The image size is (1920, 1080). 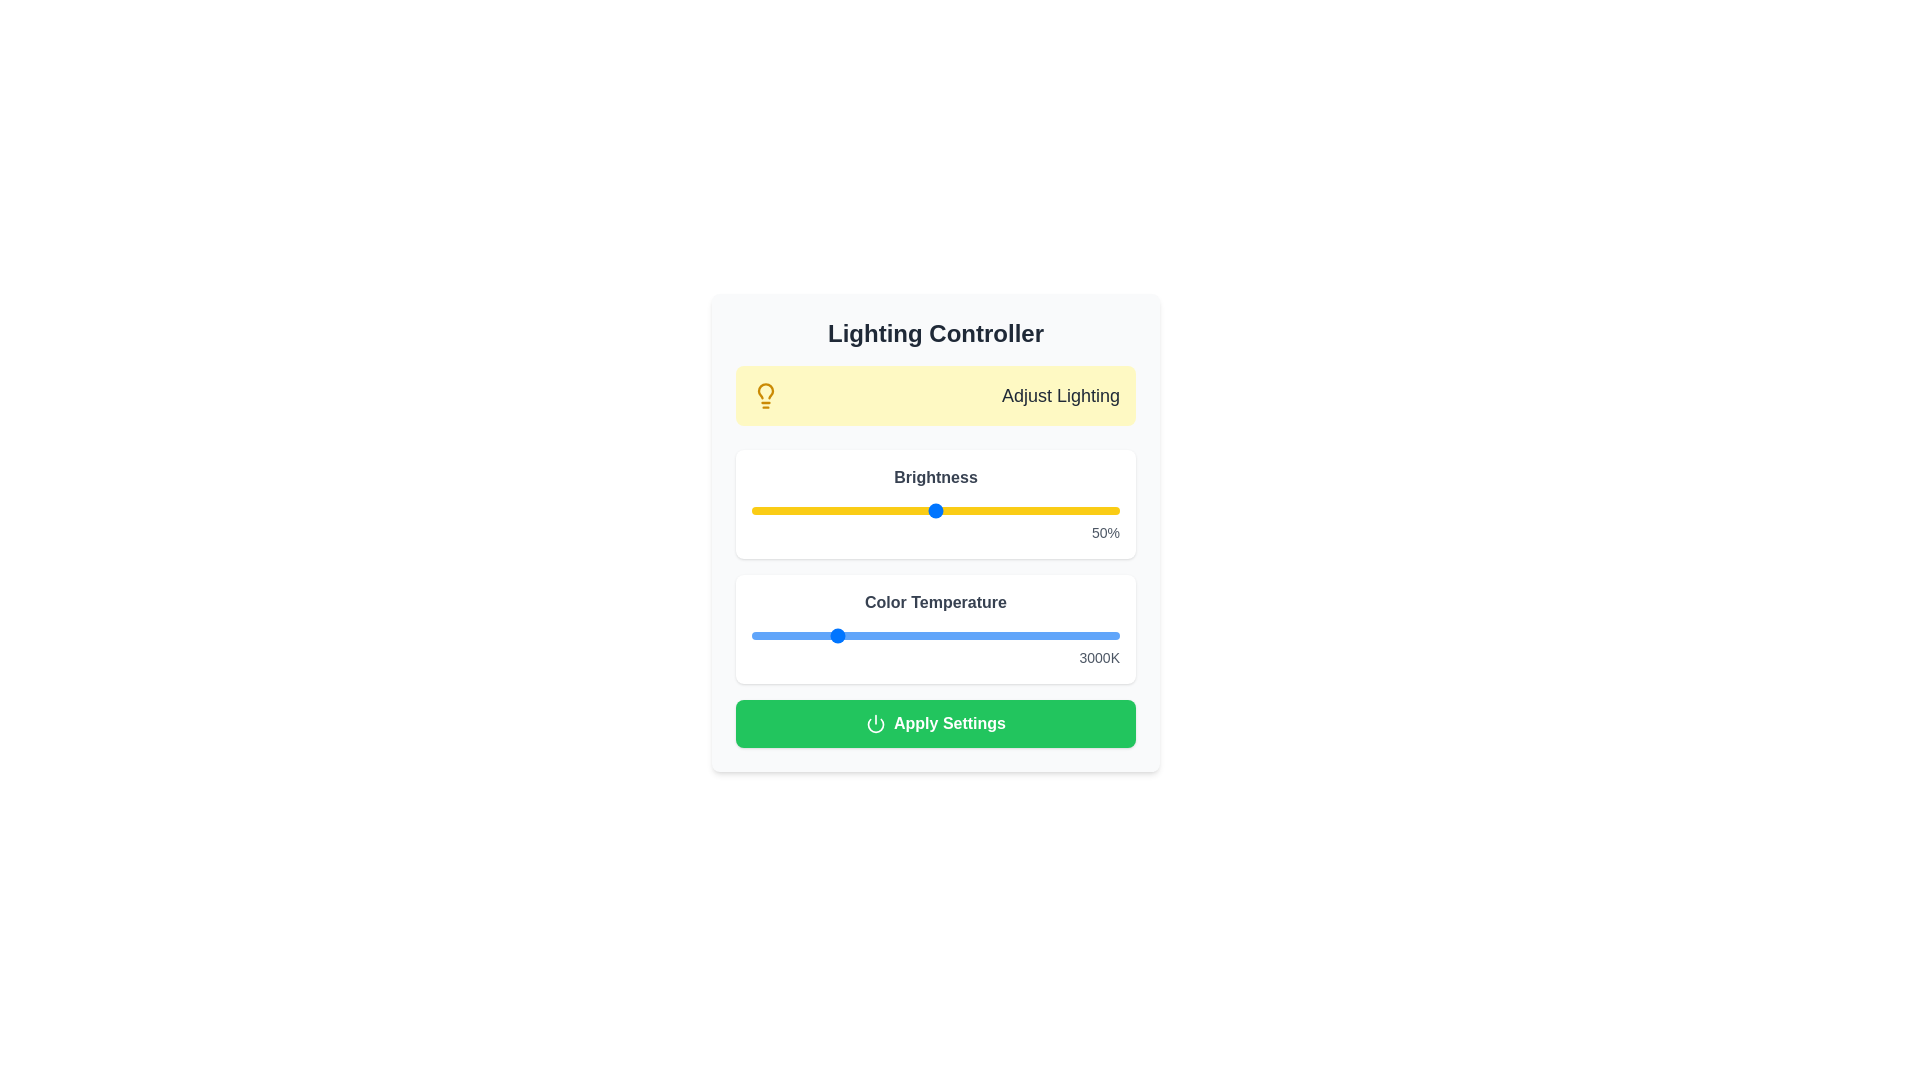 I want to click on the brightness slider to set the brightness level to 53, so click(x=945, y=509).